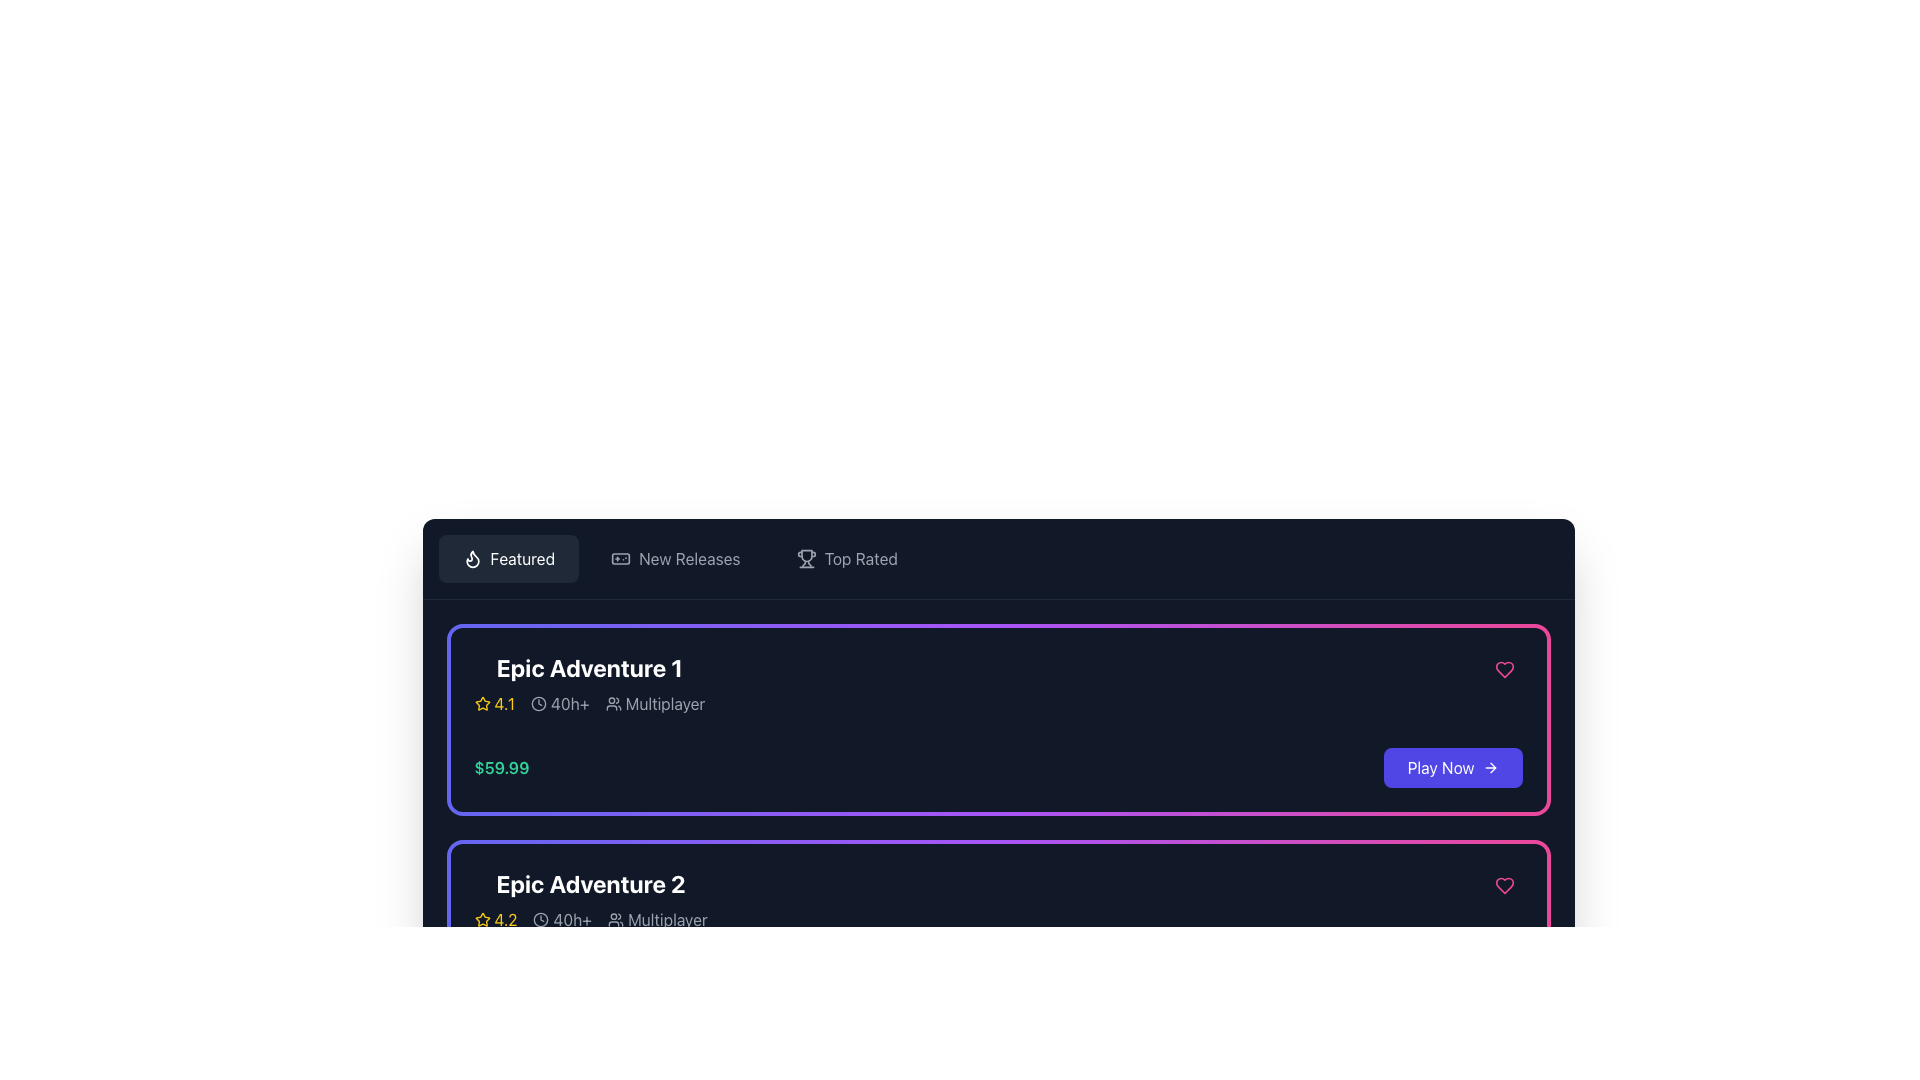 The image size is (1920, 1080). What do you see at coordinates (806, 556) in the screenshot?
I see `the trophy-like icon in the header section of the interface` at bounding box center [806, 556].